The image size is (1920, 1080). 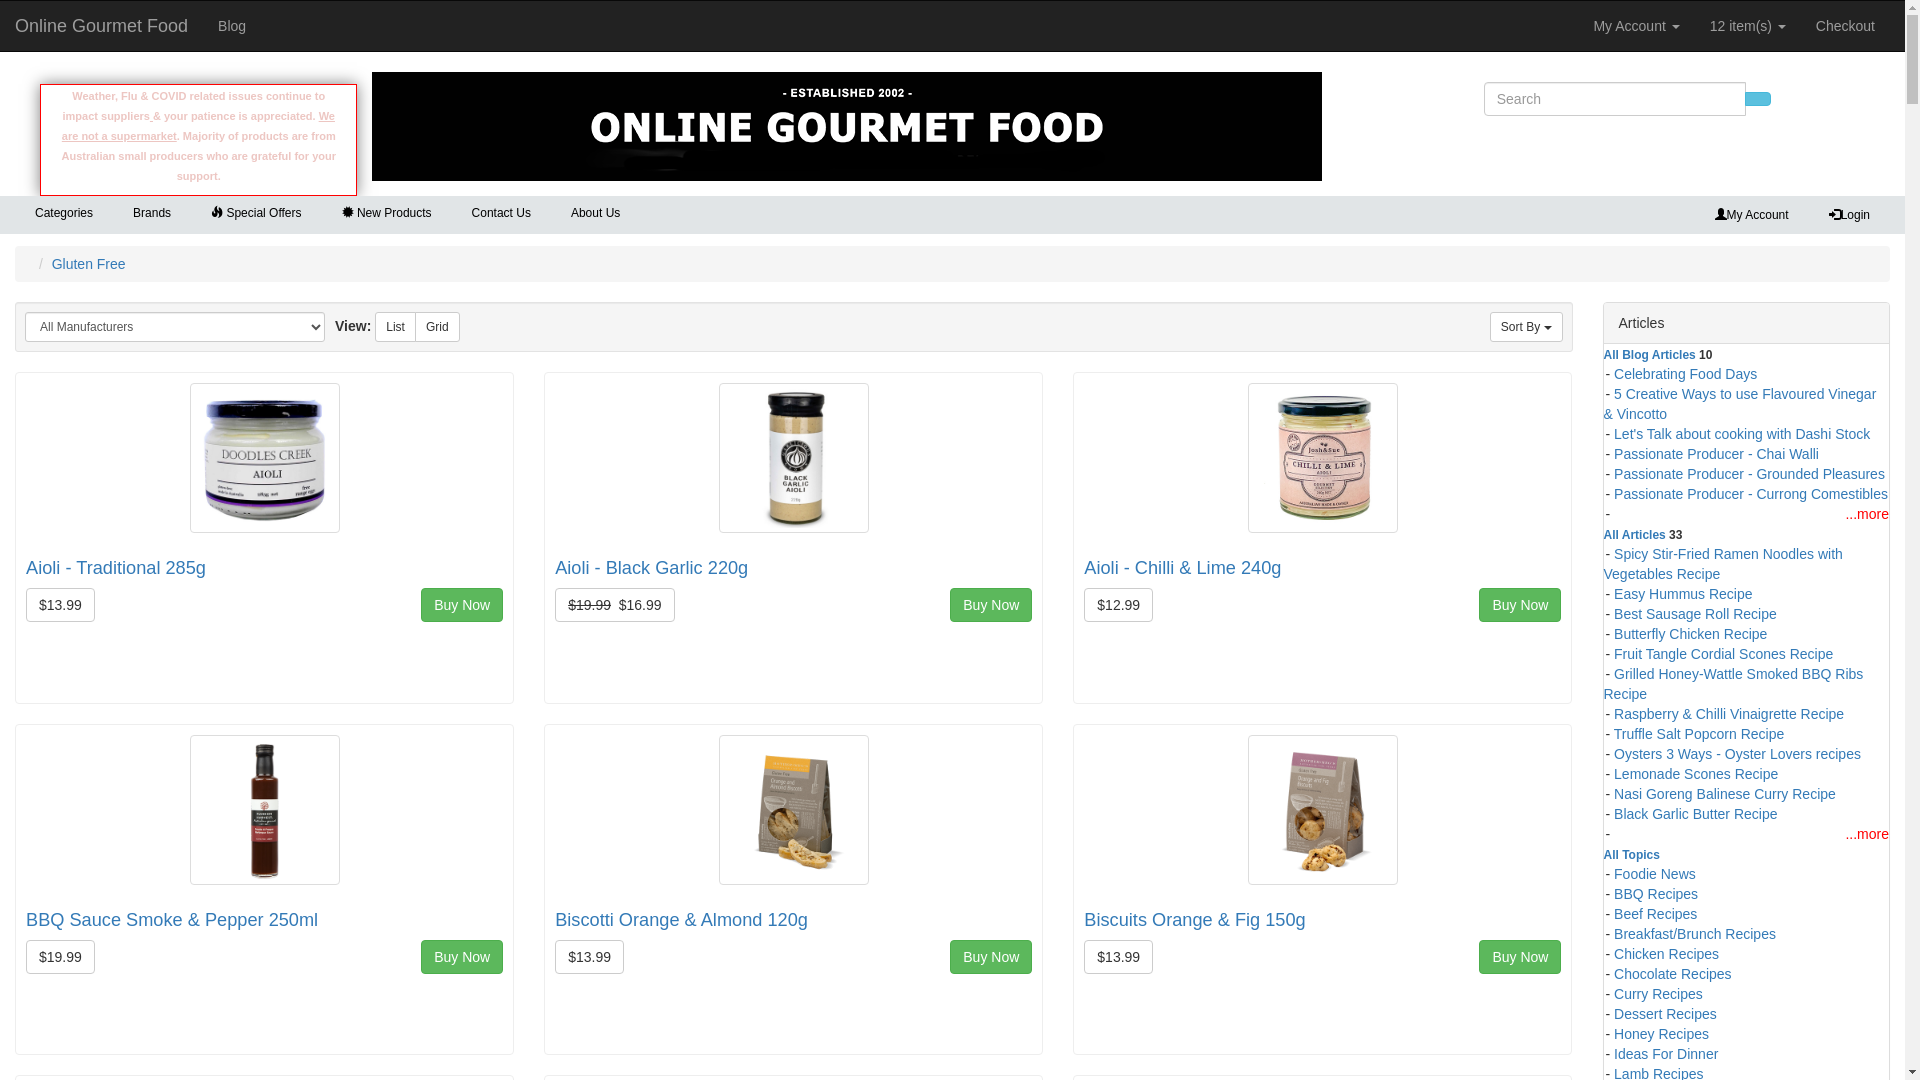 What do you see at coordinates (651, 567) in the screenshot?
I see `'Aioli - Black Garlic 220g'` at bounding box center [651, 567].